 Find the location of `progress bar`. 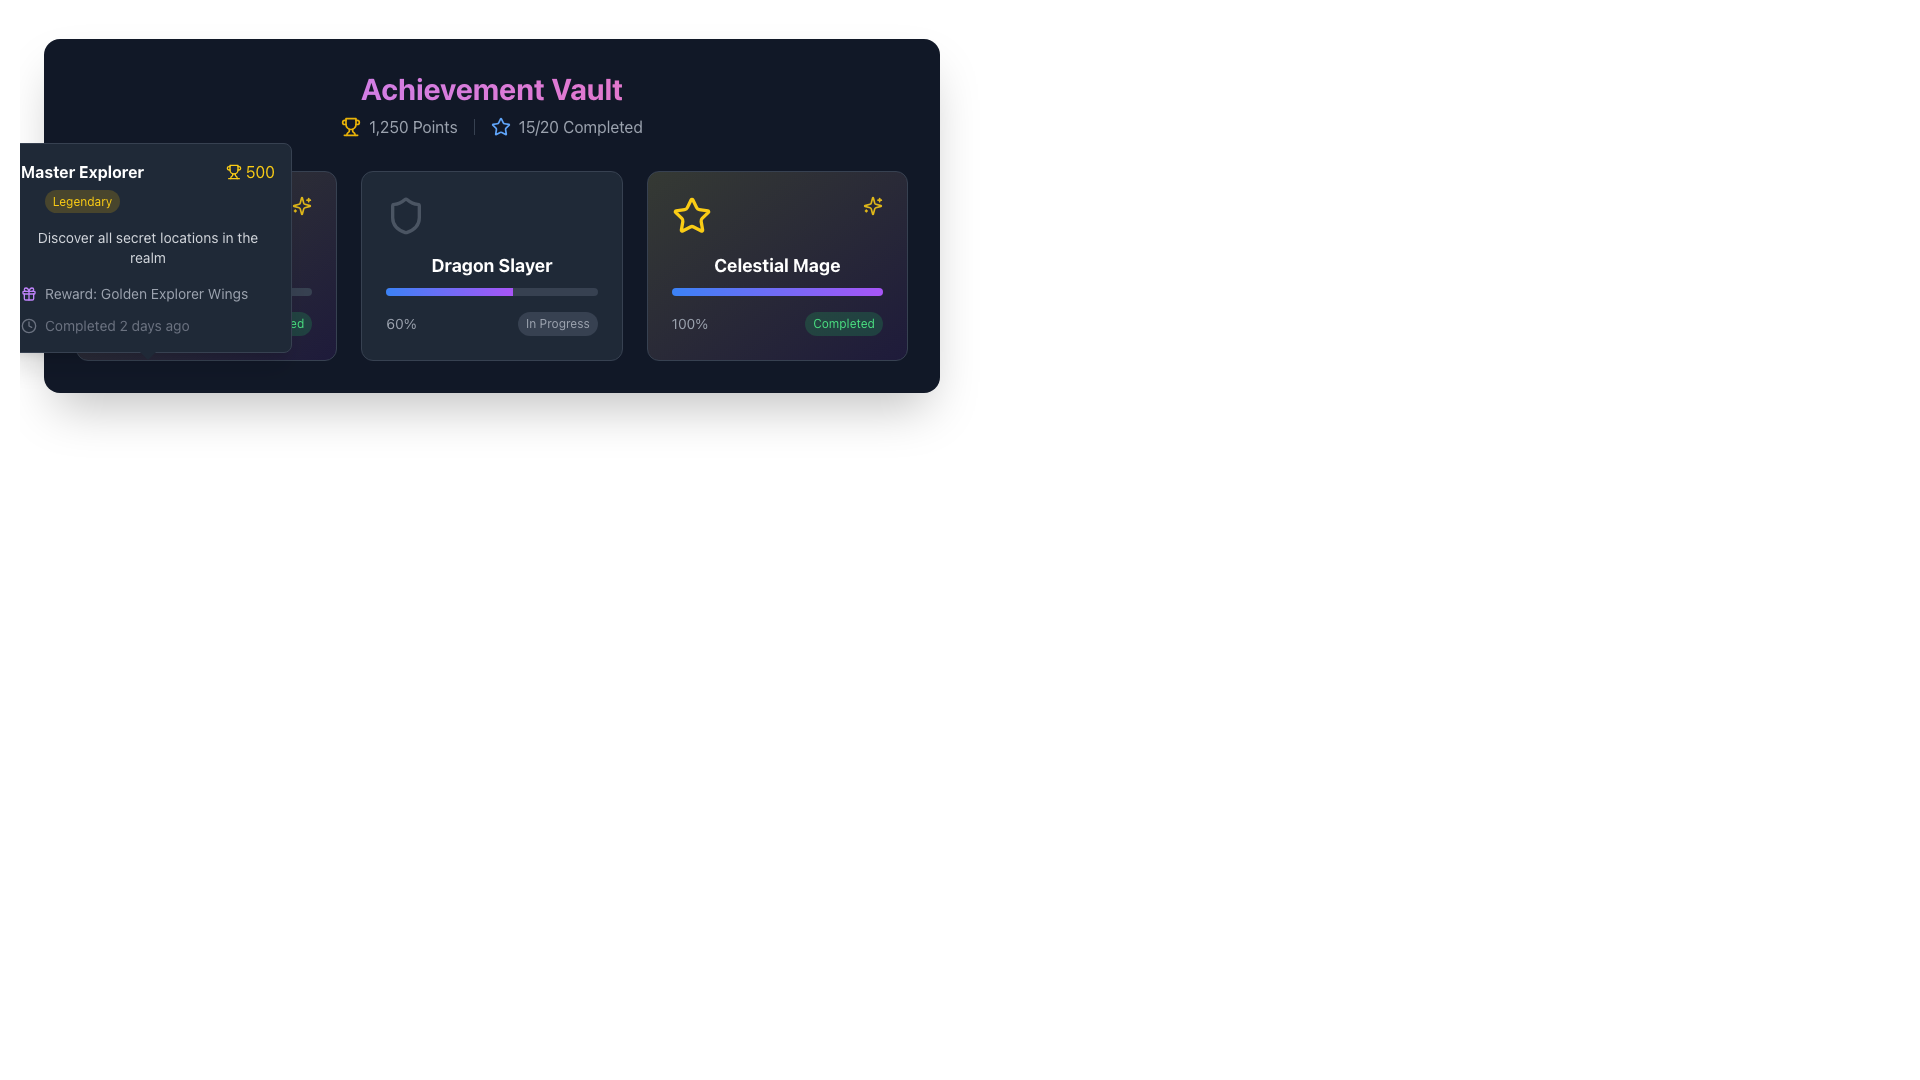

progress bar is located at coordinates (481, 292).